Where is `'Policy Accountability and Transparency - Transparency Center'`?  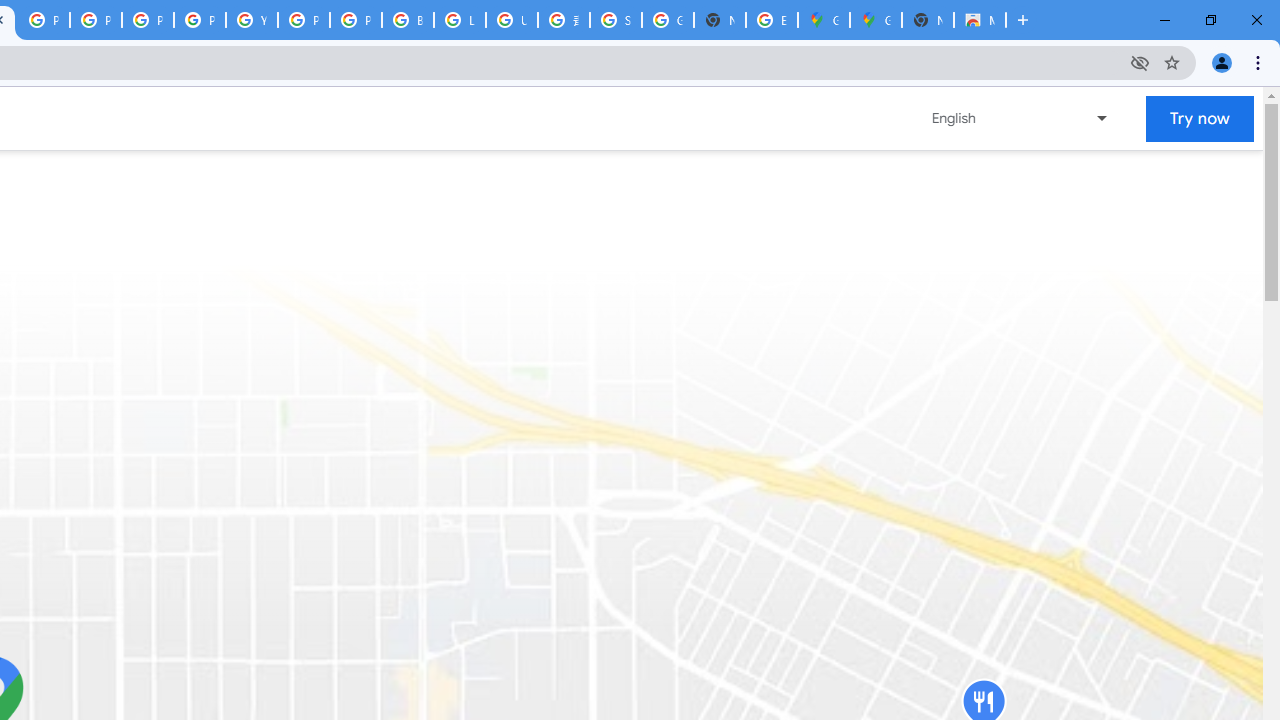 'Policy Accountability and Transparency - Transparency Center' is located at coordinates (44, 20).